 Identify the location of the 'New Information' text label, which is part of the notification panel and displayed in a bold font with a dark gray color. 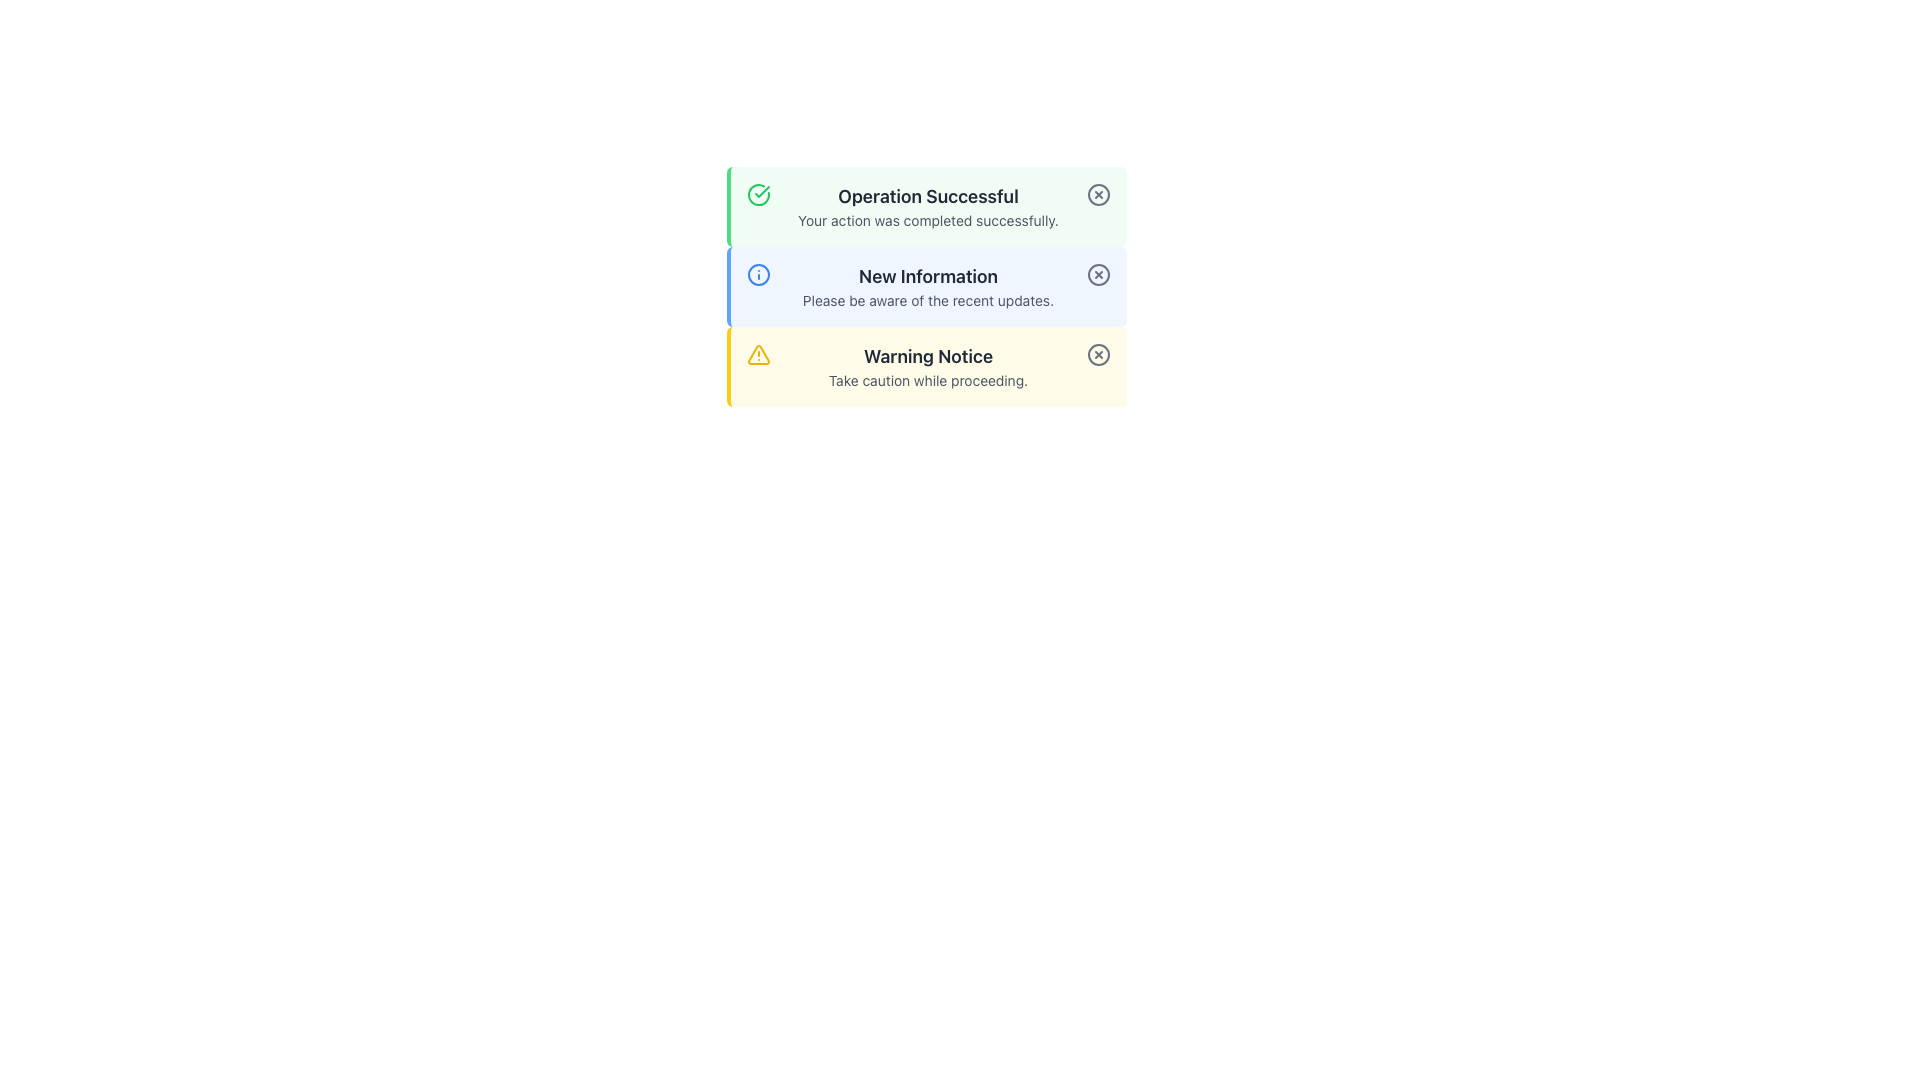
(927, 277).